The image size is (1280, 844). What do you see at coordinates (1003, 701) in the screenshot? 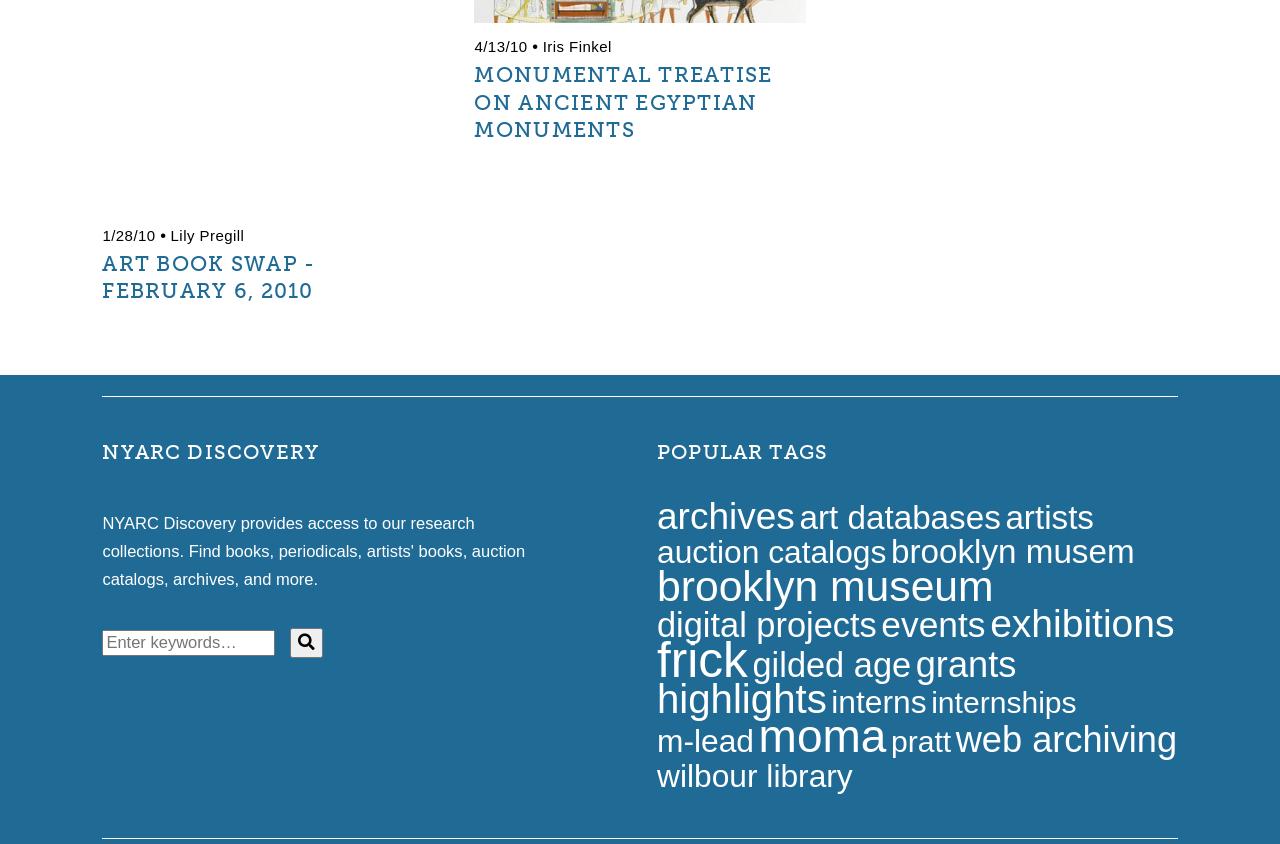
I see `'internships'` at bounding box center [1003, 701].